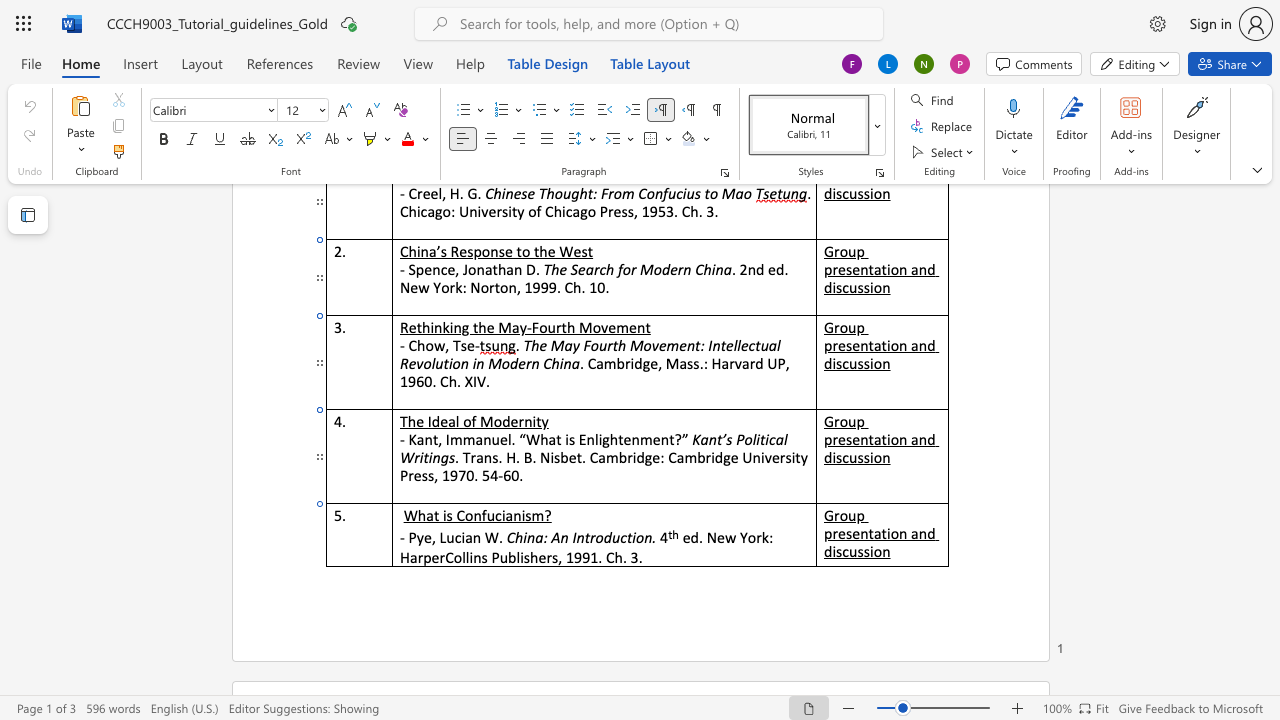 The width and height of the screenshot is (1280, 720). I want to click on the space between the continuous character "I" and "n" in the text, so click(576, 537).